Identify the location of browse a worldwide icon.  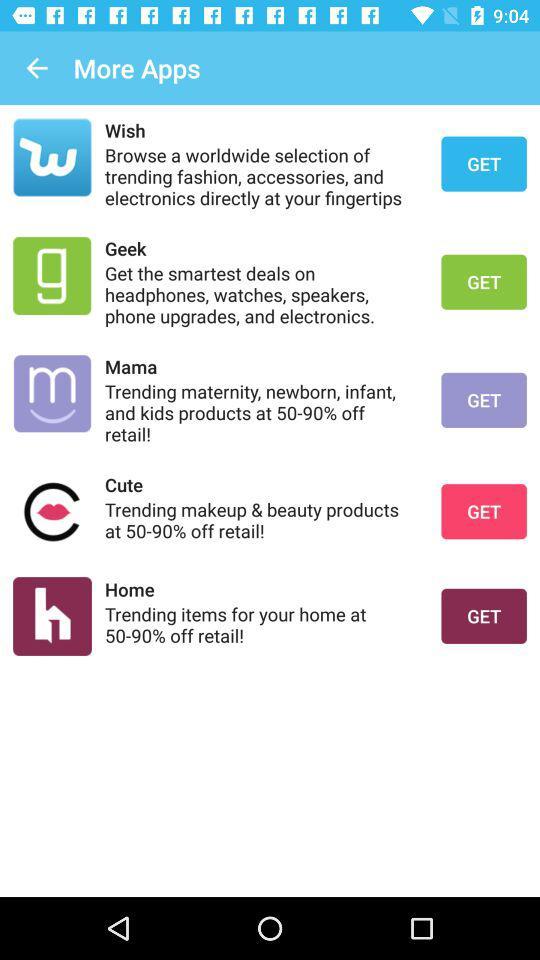
(260, 175).